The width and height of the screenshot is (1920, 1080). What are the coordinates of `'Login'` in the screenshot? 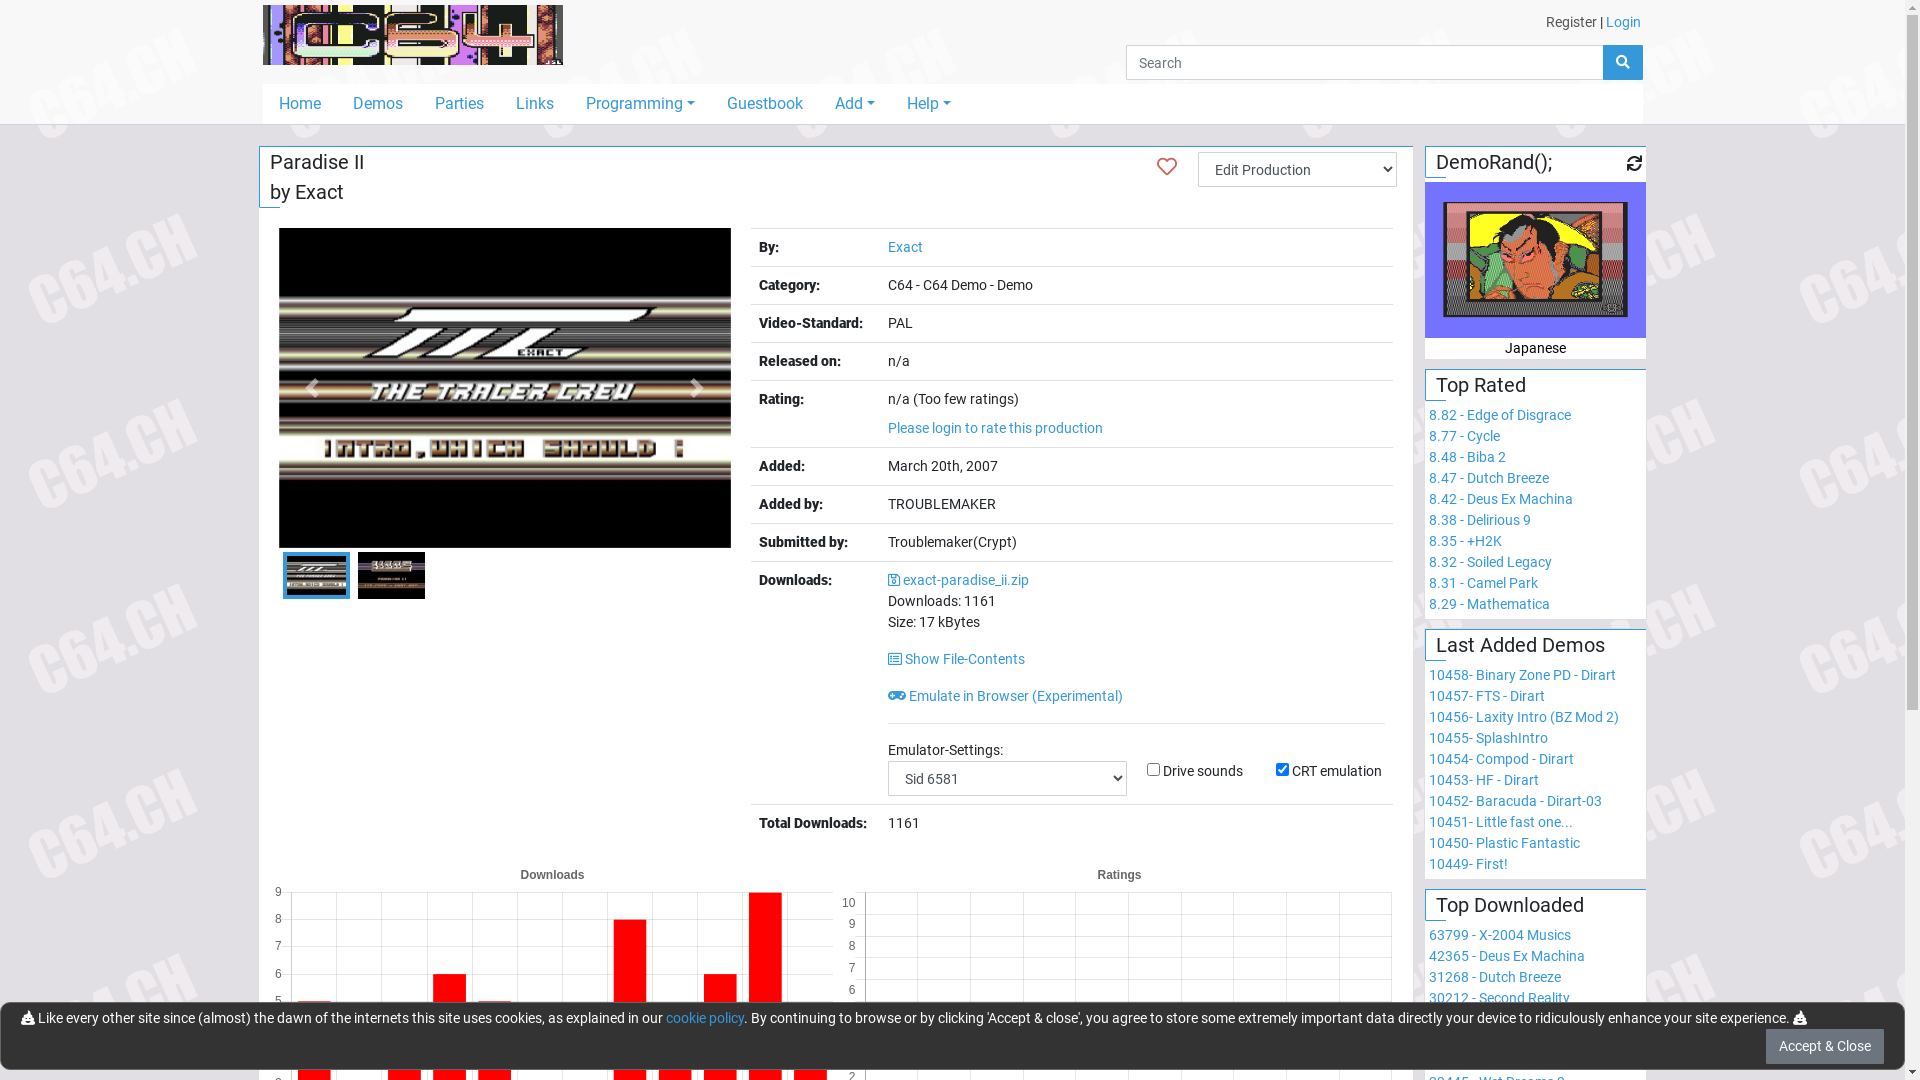 It's located at (1623, 22).